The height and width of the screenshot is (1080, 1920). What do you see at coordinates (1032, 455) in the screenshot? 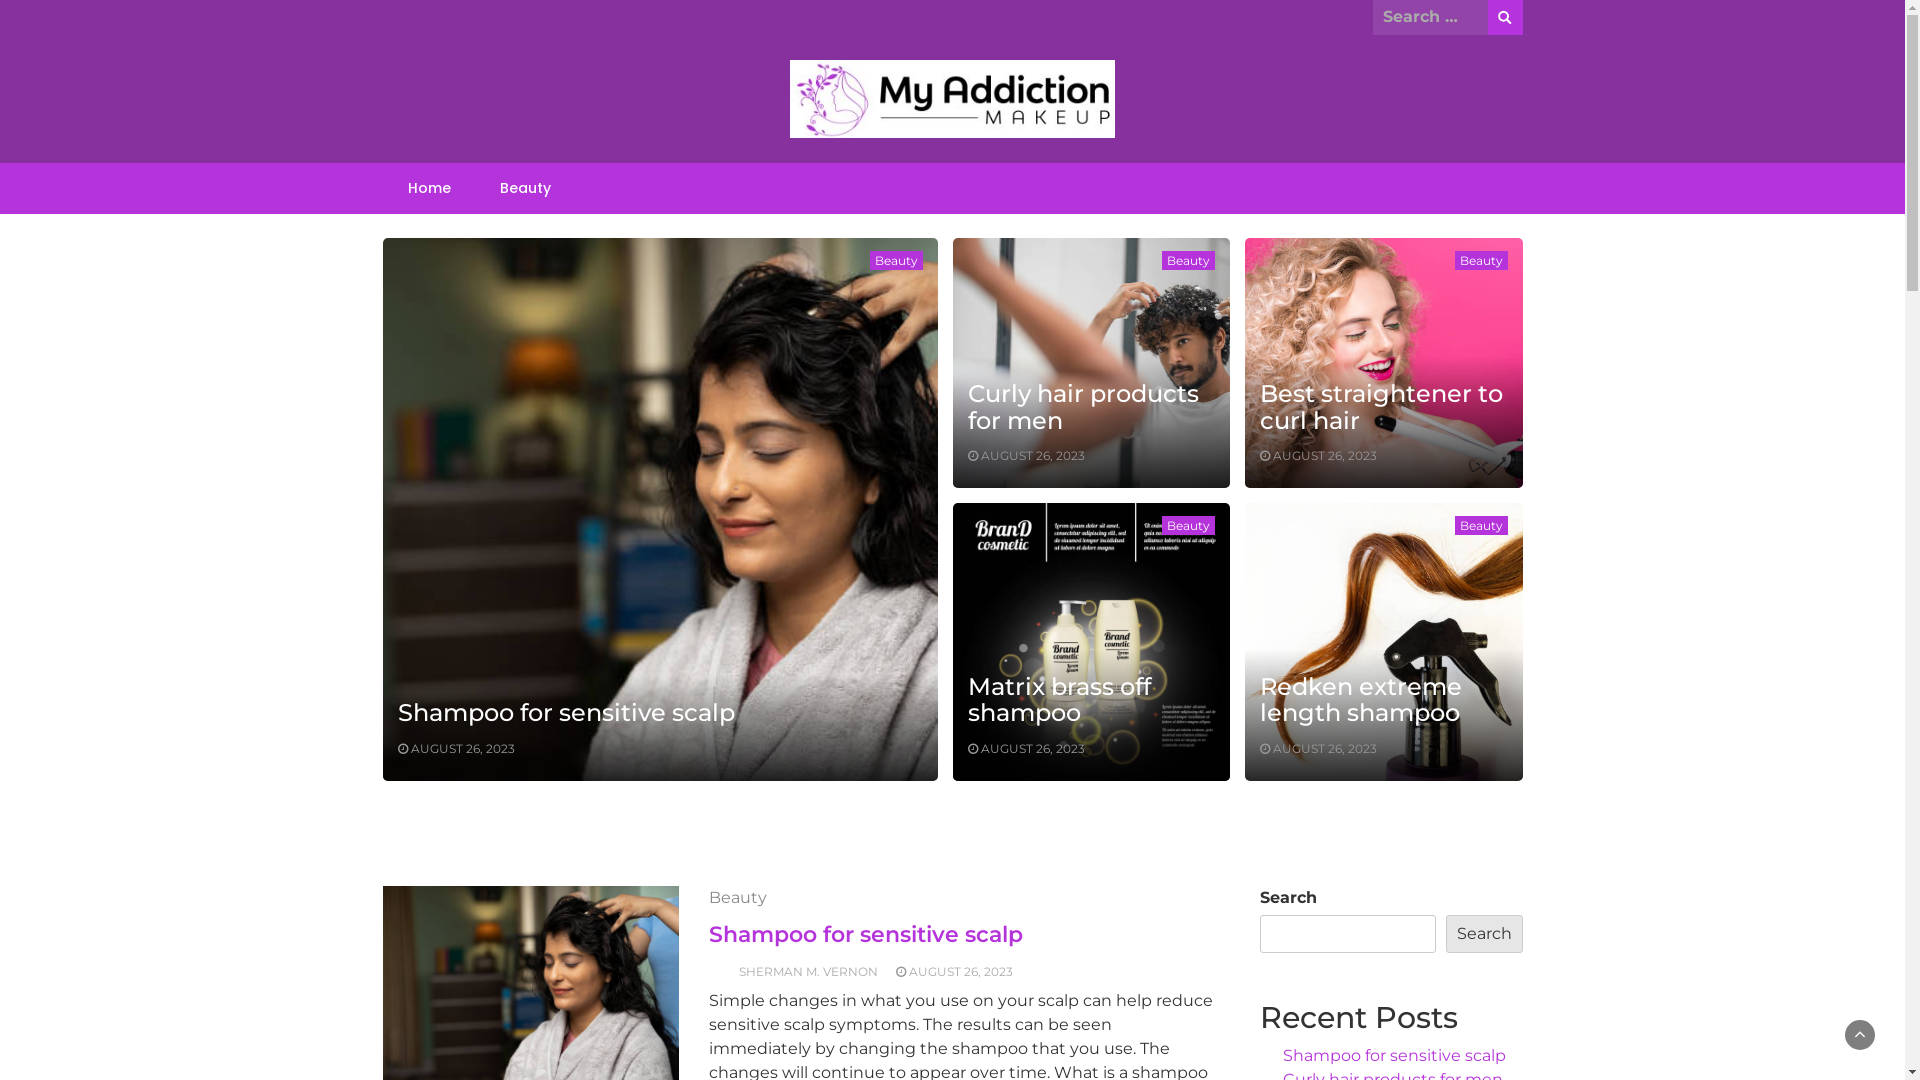
I see `'AUGUST 26, 2023'` at bounding box center [1032, 455].